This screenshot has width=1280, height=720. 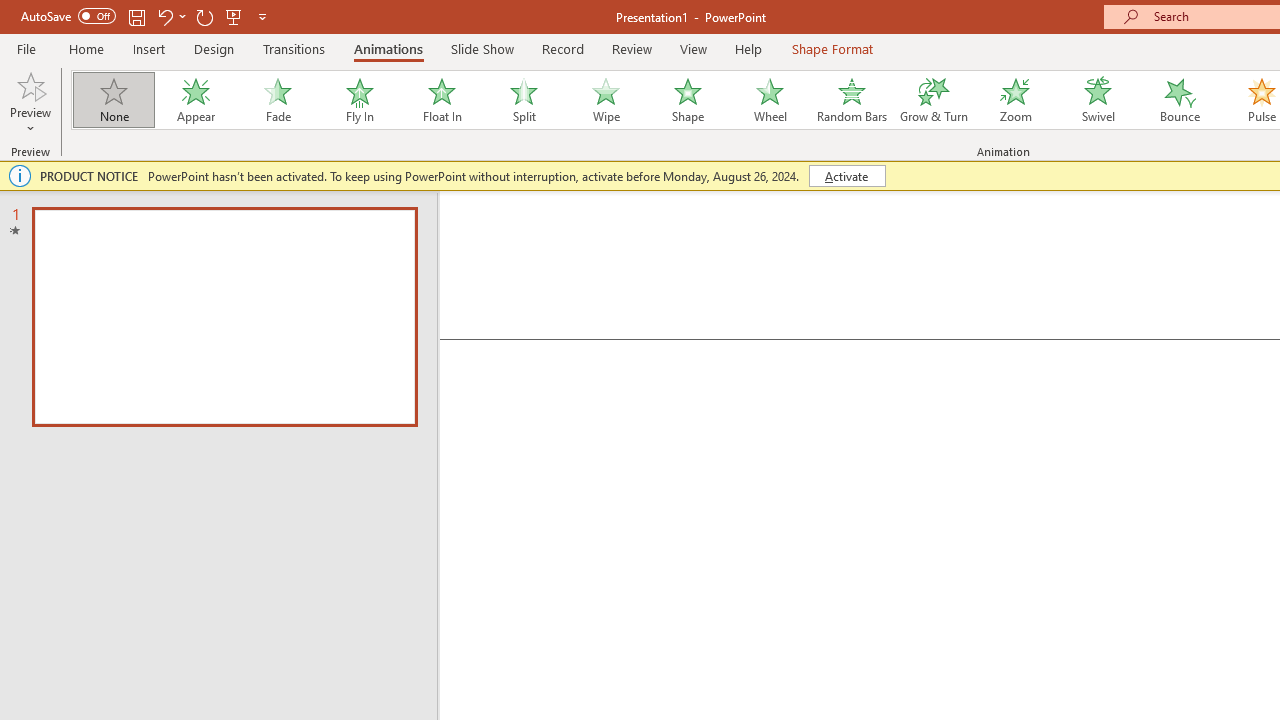 I want to click on 'Shape', so click(x=688, y=100).